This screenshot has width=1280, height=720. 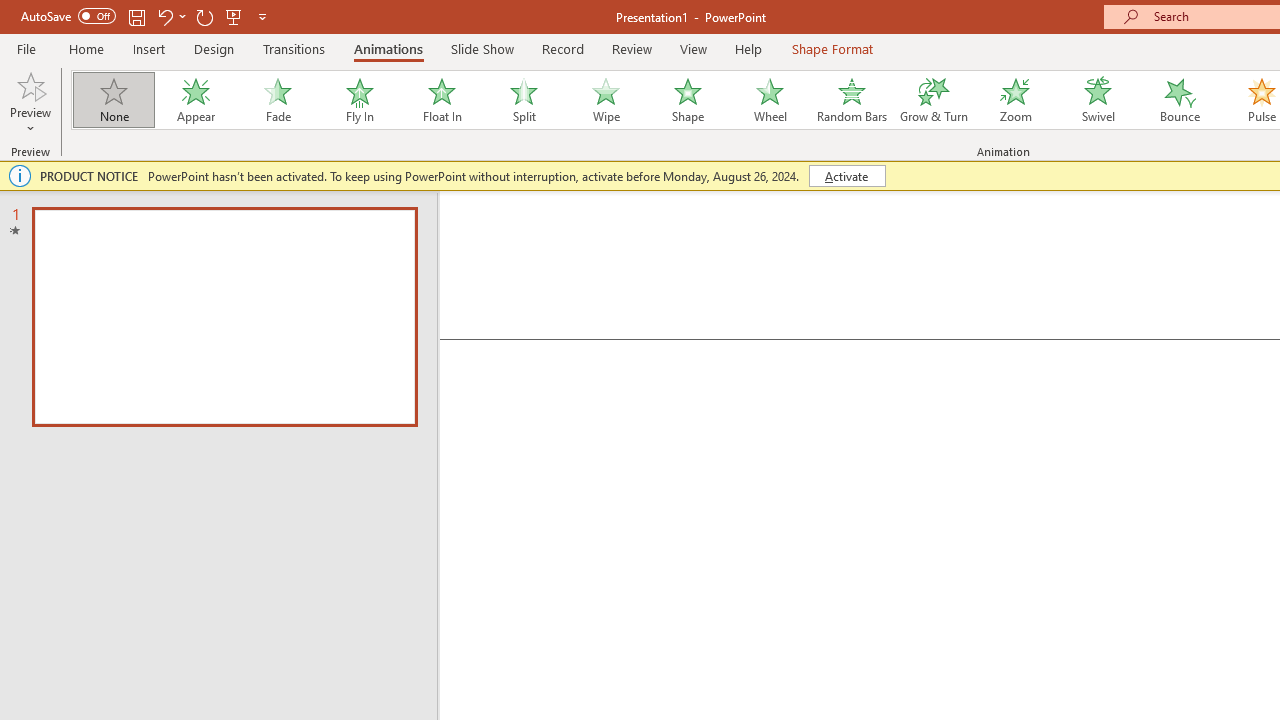 I want to click on 'Shape', so click(x=688, y=100).